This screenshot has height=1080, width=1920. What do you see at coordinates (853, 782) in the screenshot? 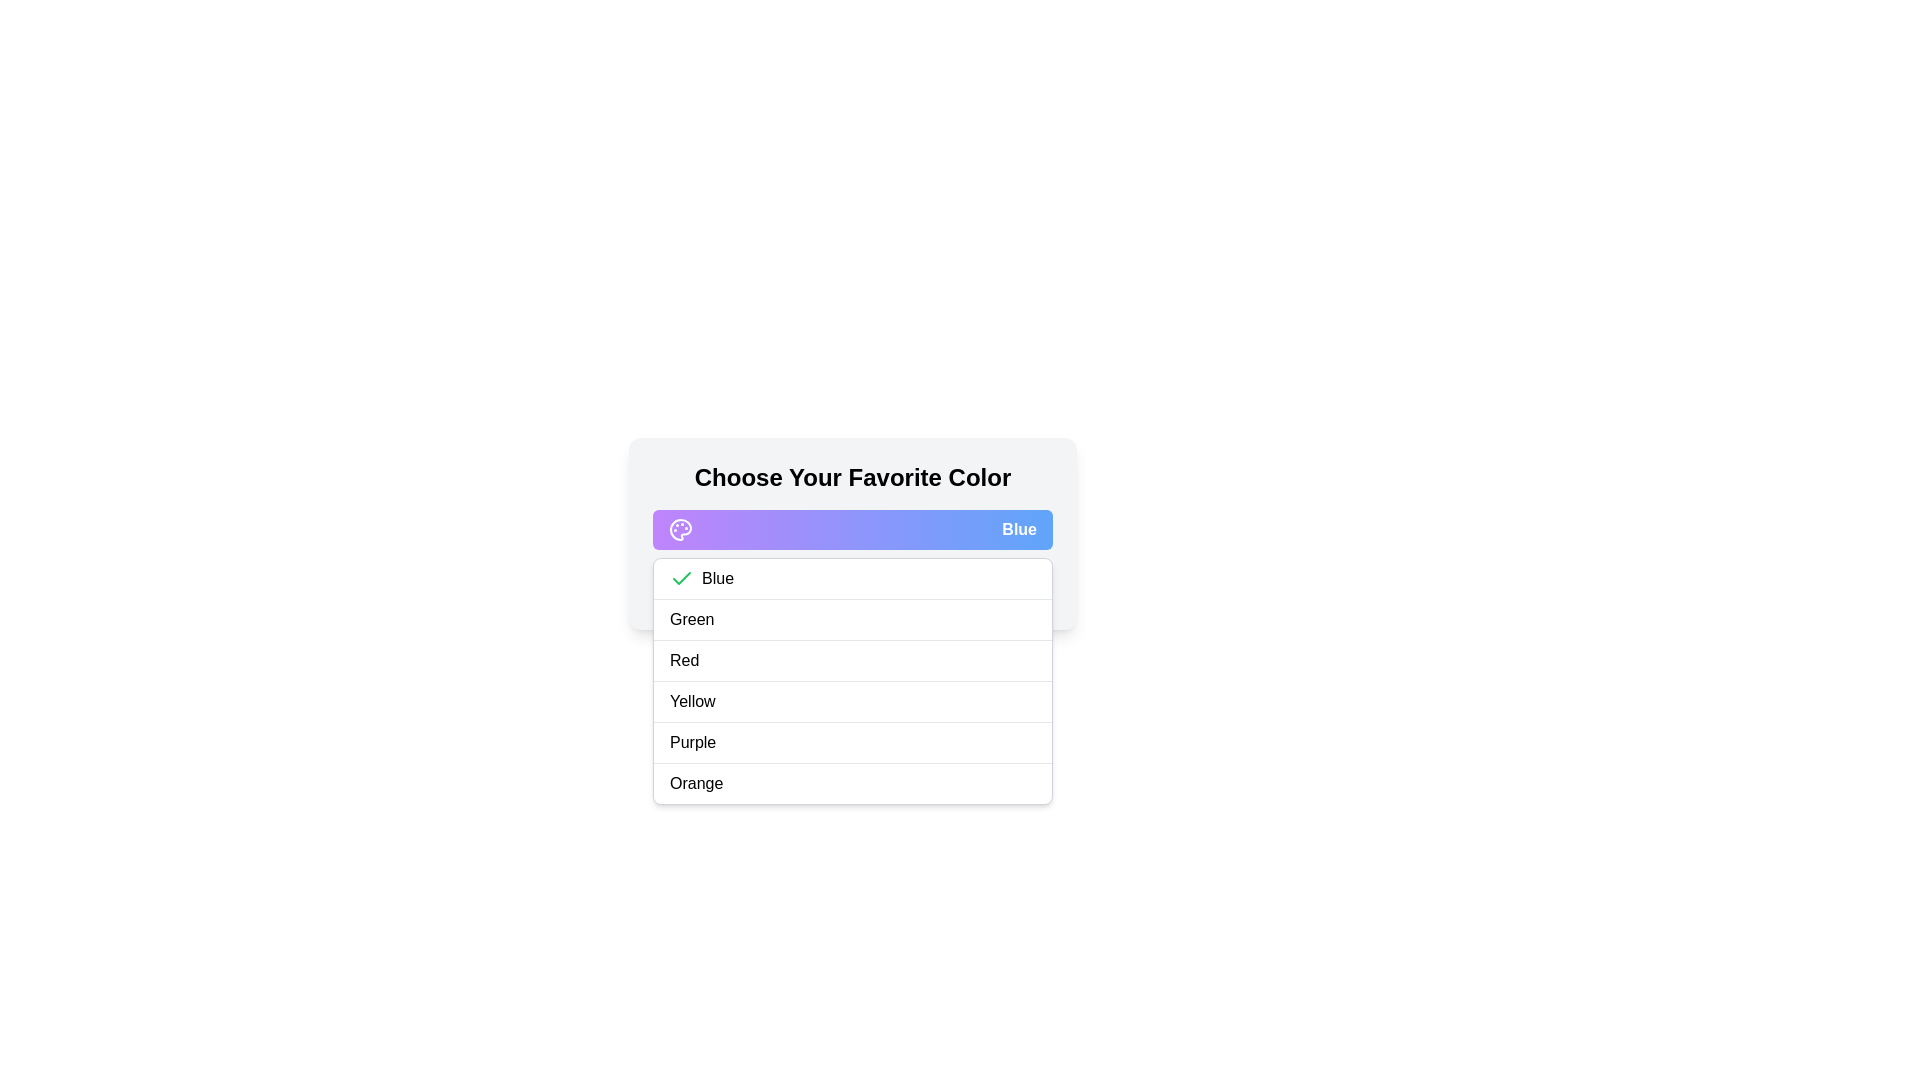
I see `the sixth and final selectable item` at bounding box center [853, 782].